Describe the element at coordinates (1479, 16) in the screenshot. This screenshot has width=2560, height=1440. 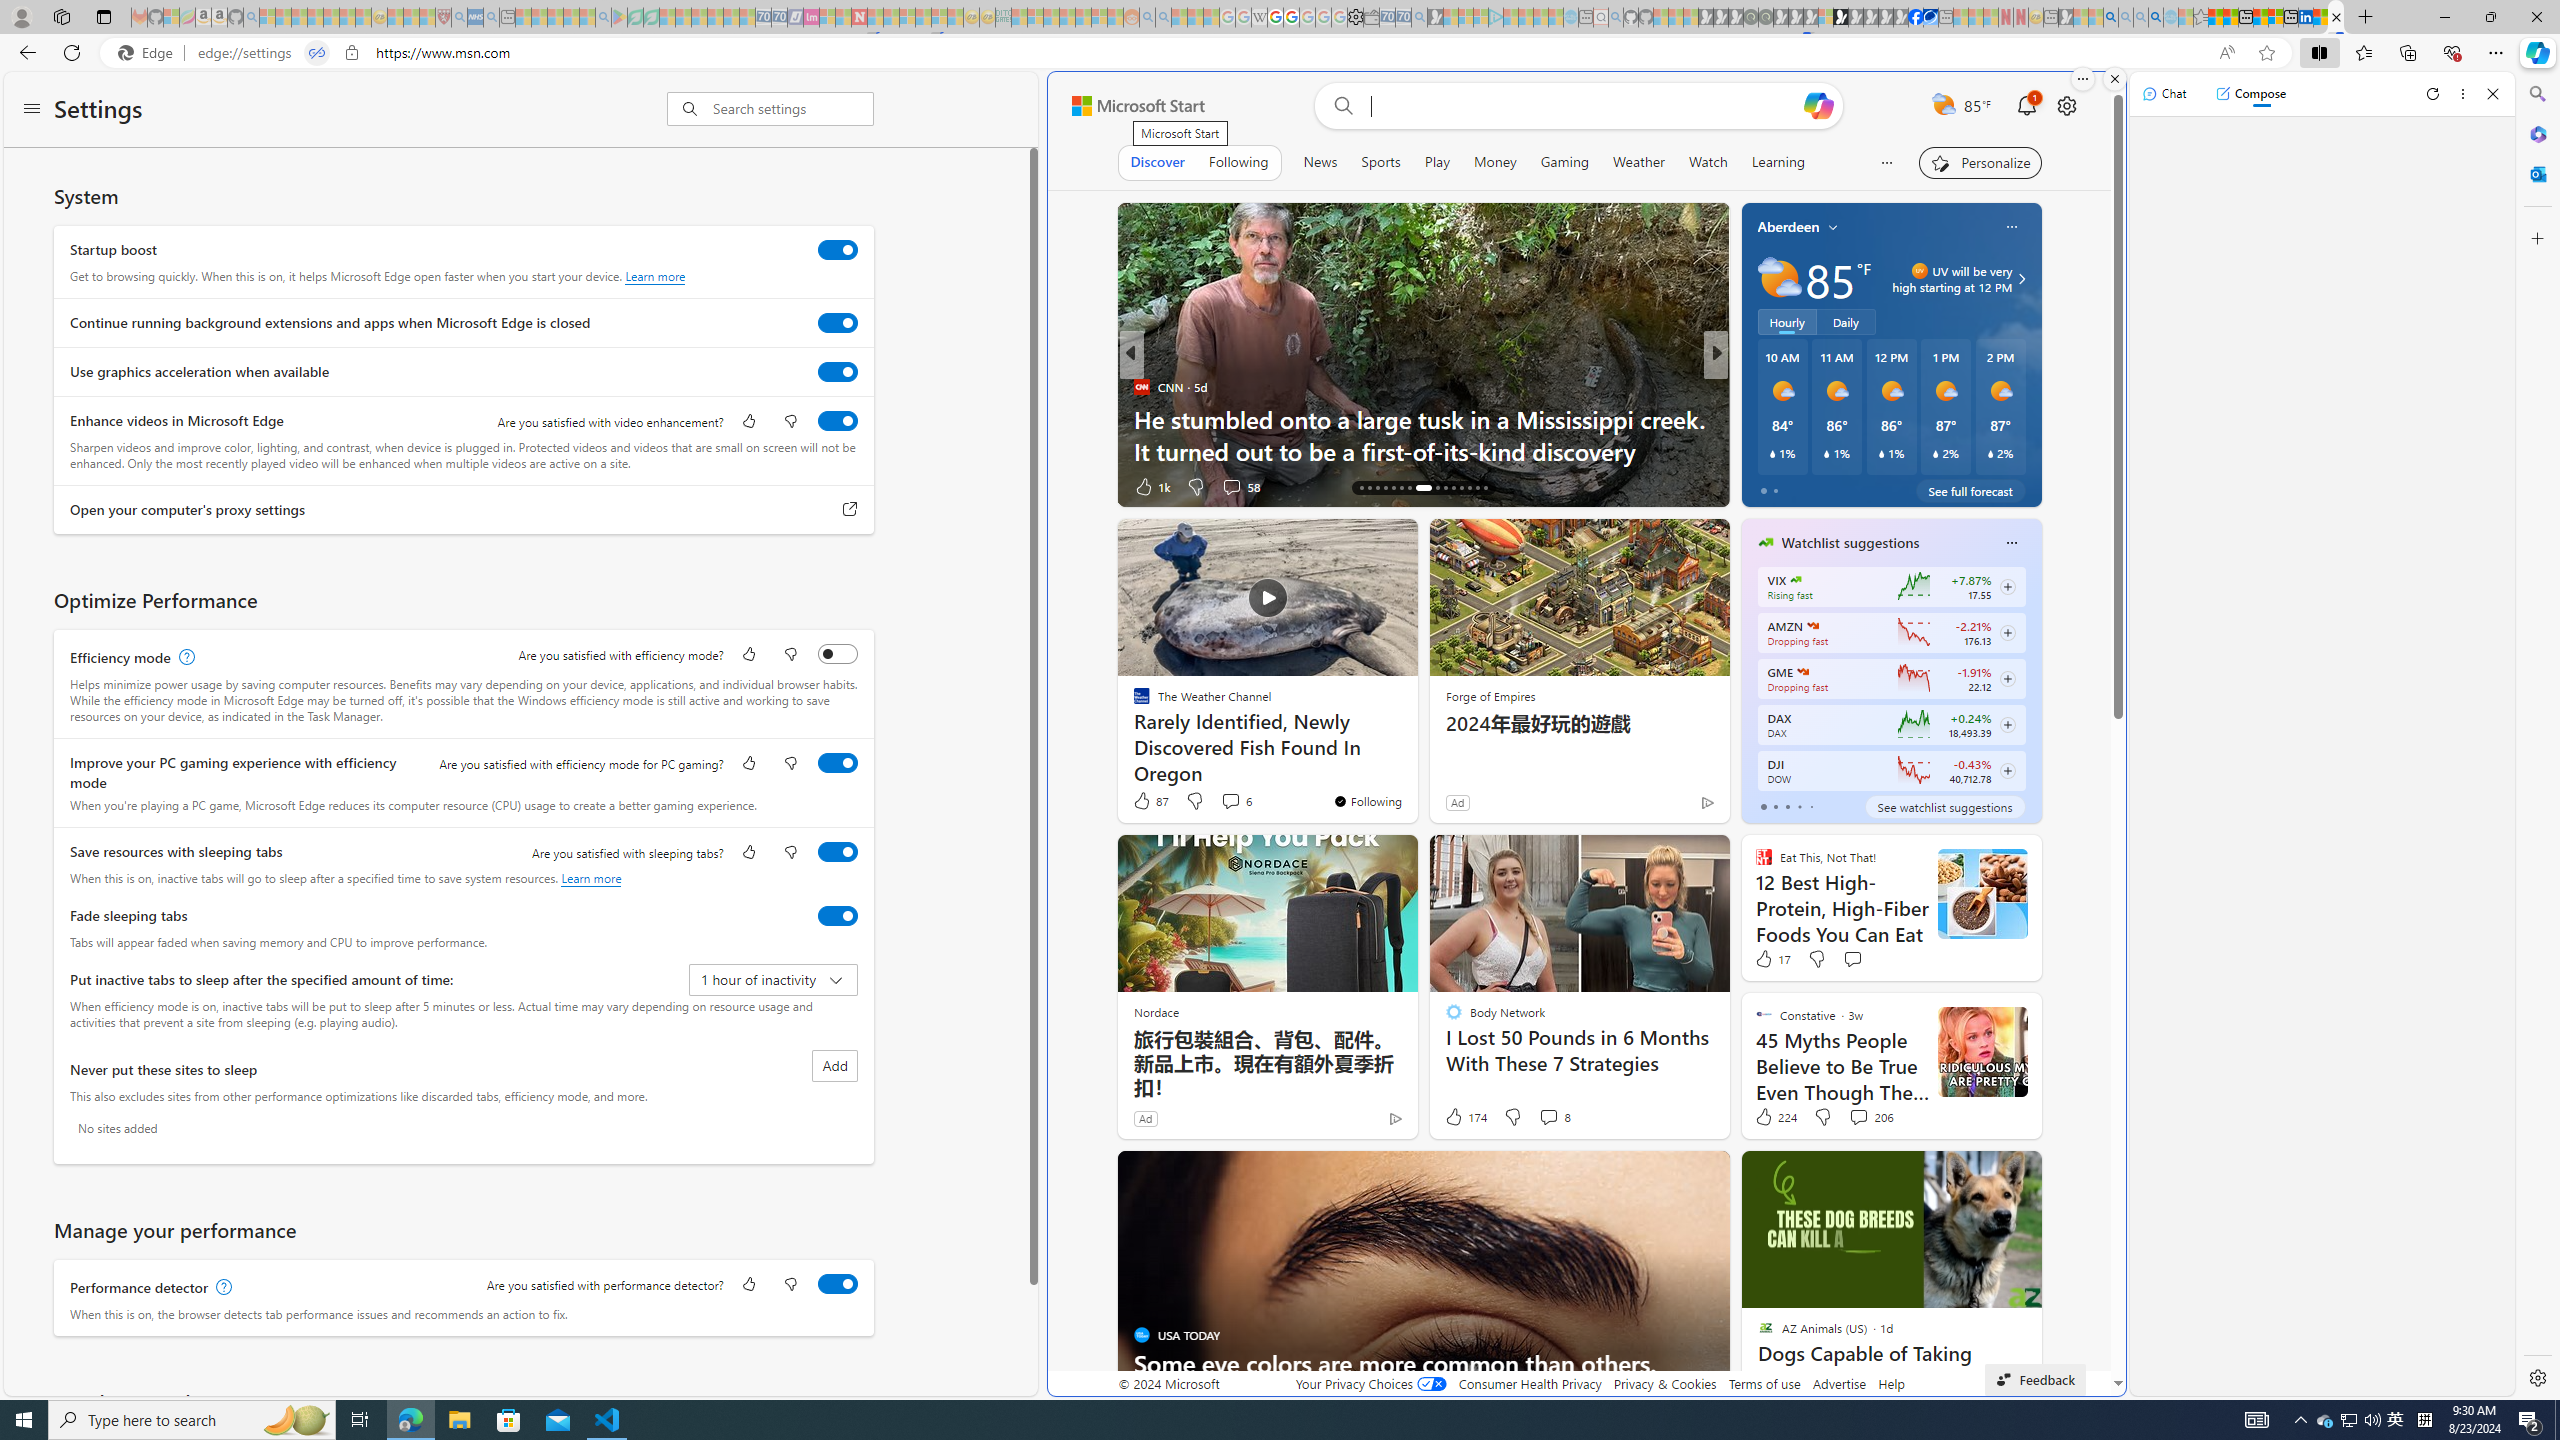
I see `'Microsoft account | Privacy - Sleeping'` at that location.